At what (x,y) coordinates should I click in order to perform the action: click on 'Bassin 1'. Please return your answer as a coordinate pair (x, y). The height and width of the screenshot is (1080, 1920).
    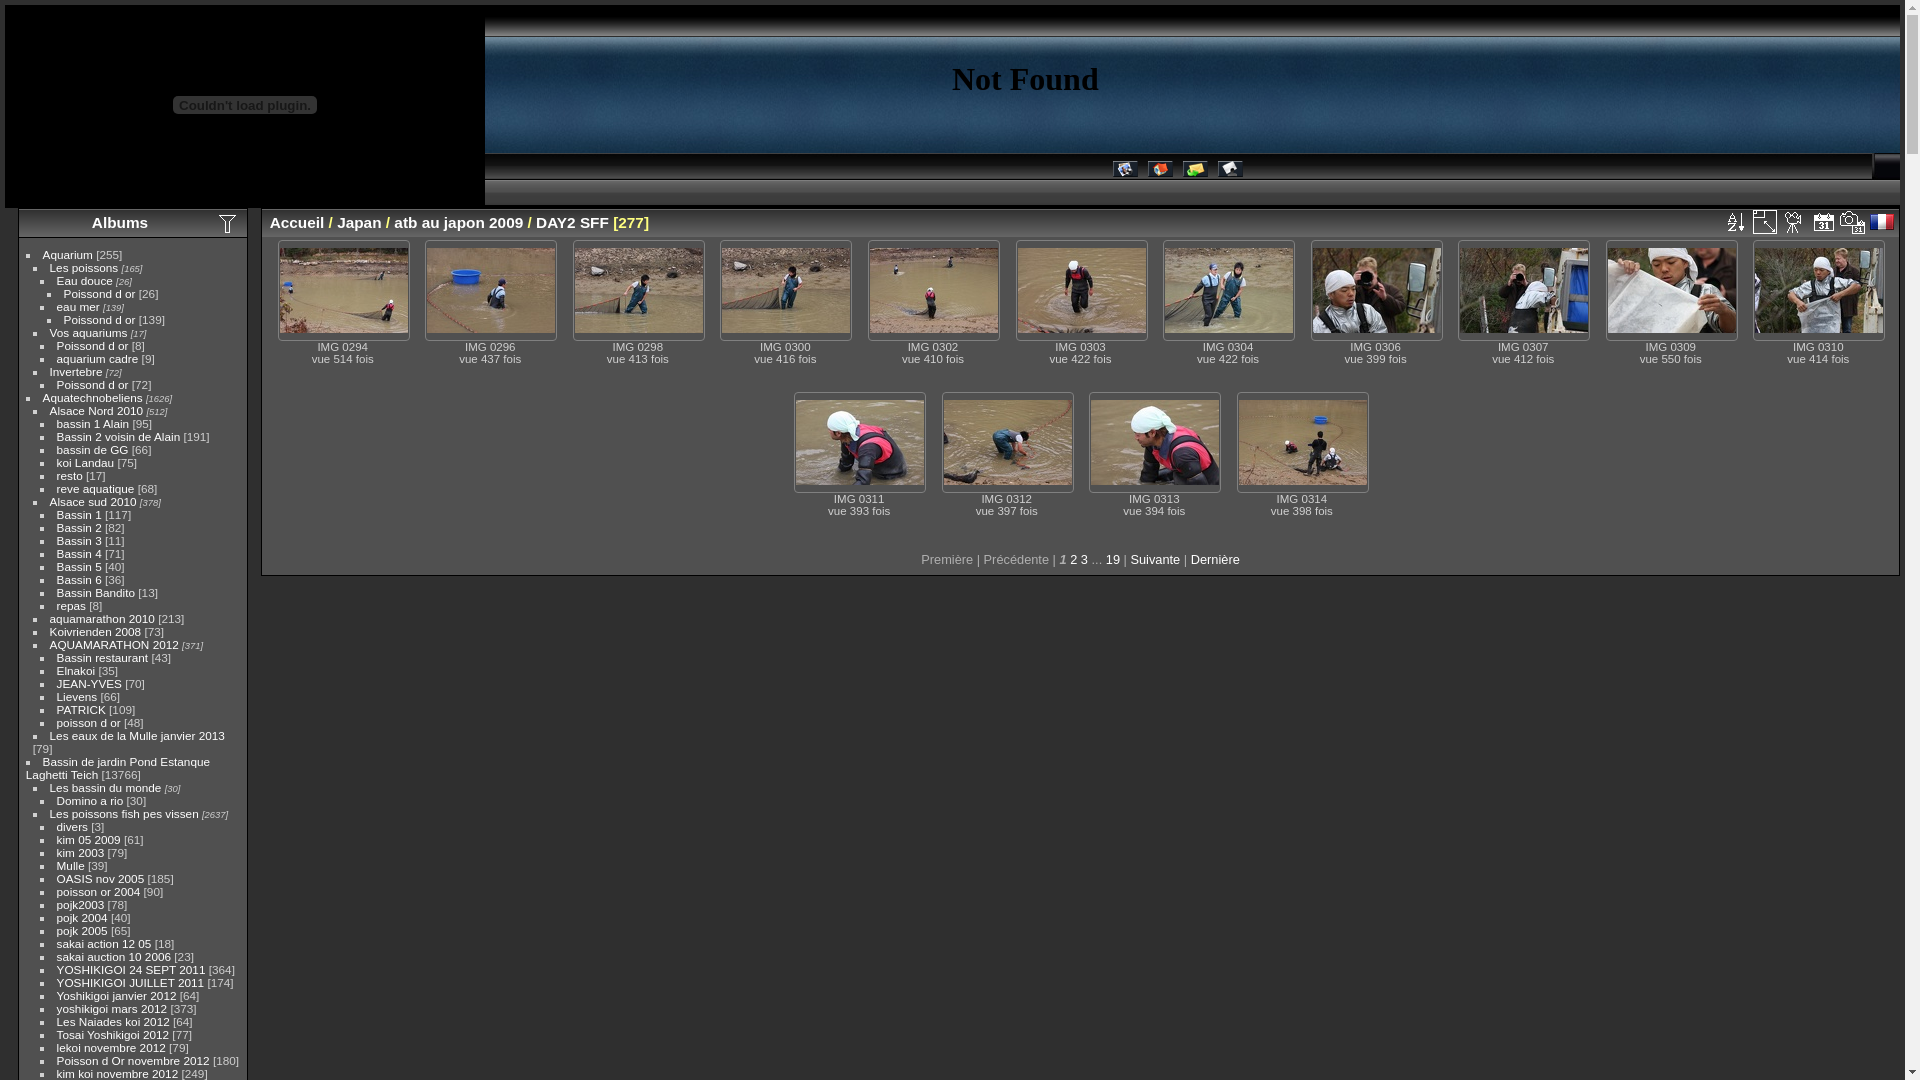
    Looking at the image, I should click on (79, 513).